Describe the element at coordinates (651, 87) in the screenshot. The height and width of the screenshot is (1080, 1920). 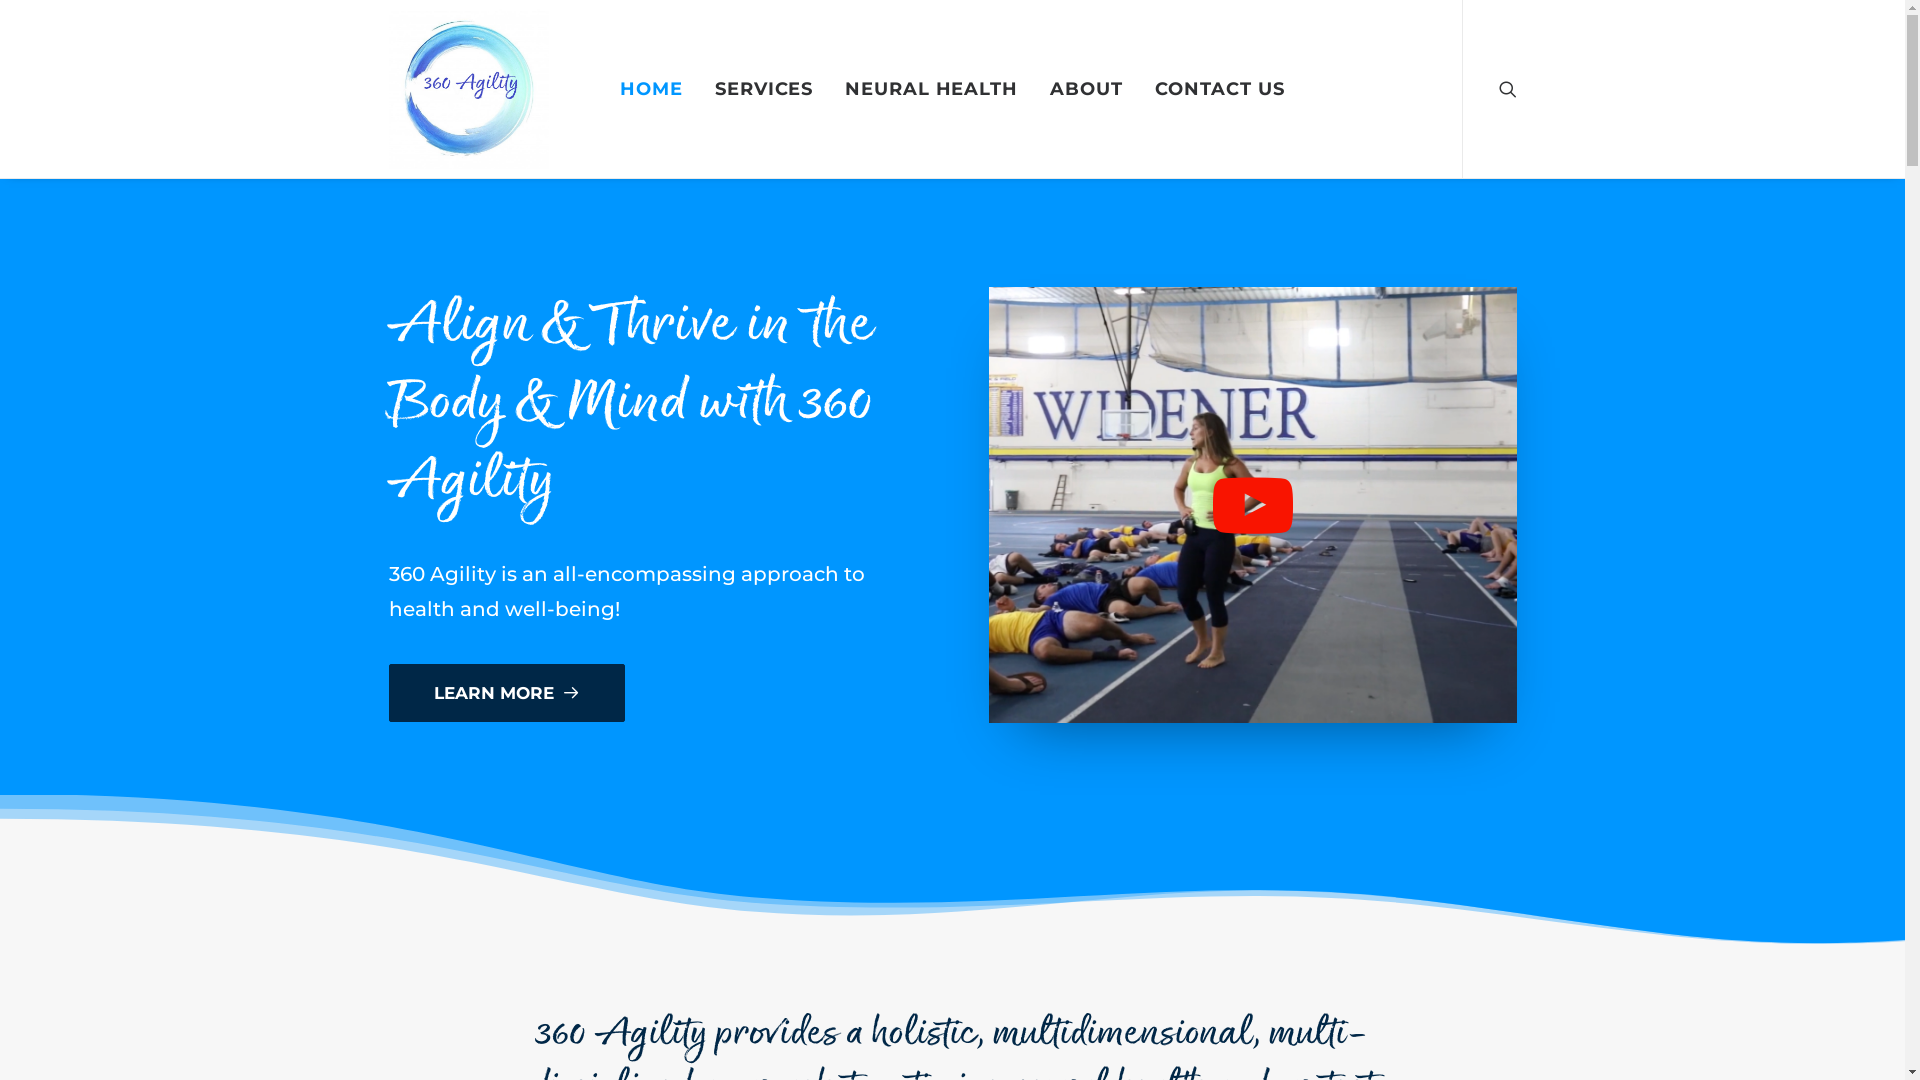
I see `'HOME'` at that location.